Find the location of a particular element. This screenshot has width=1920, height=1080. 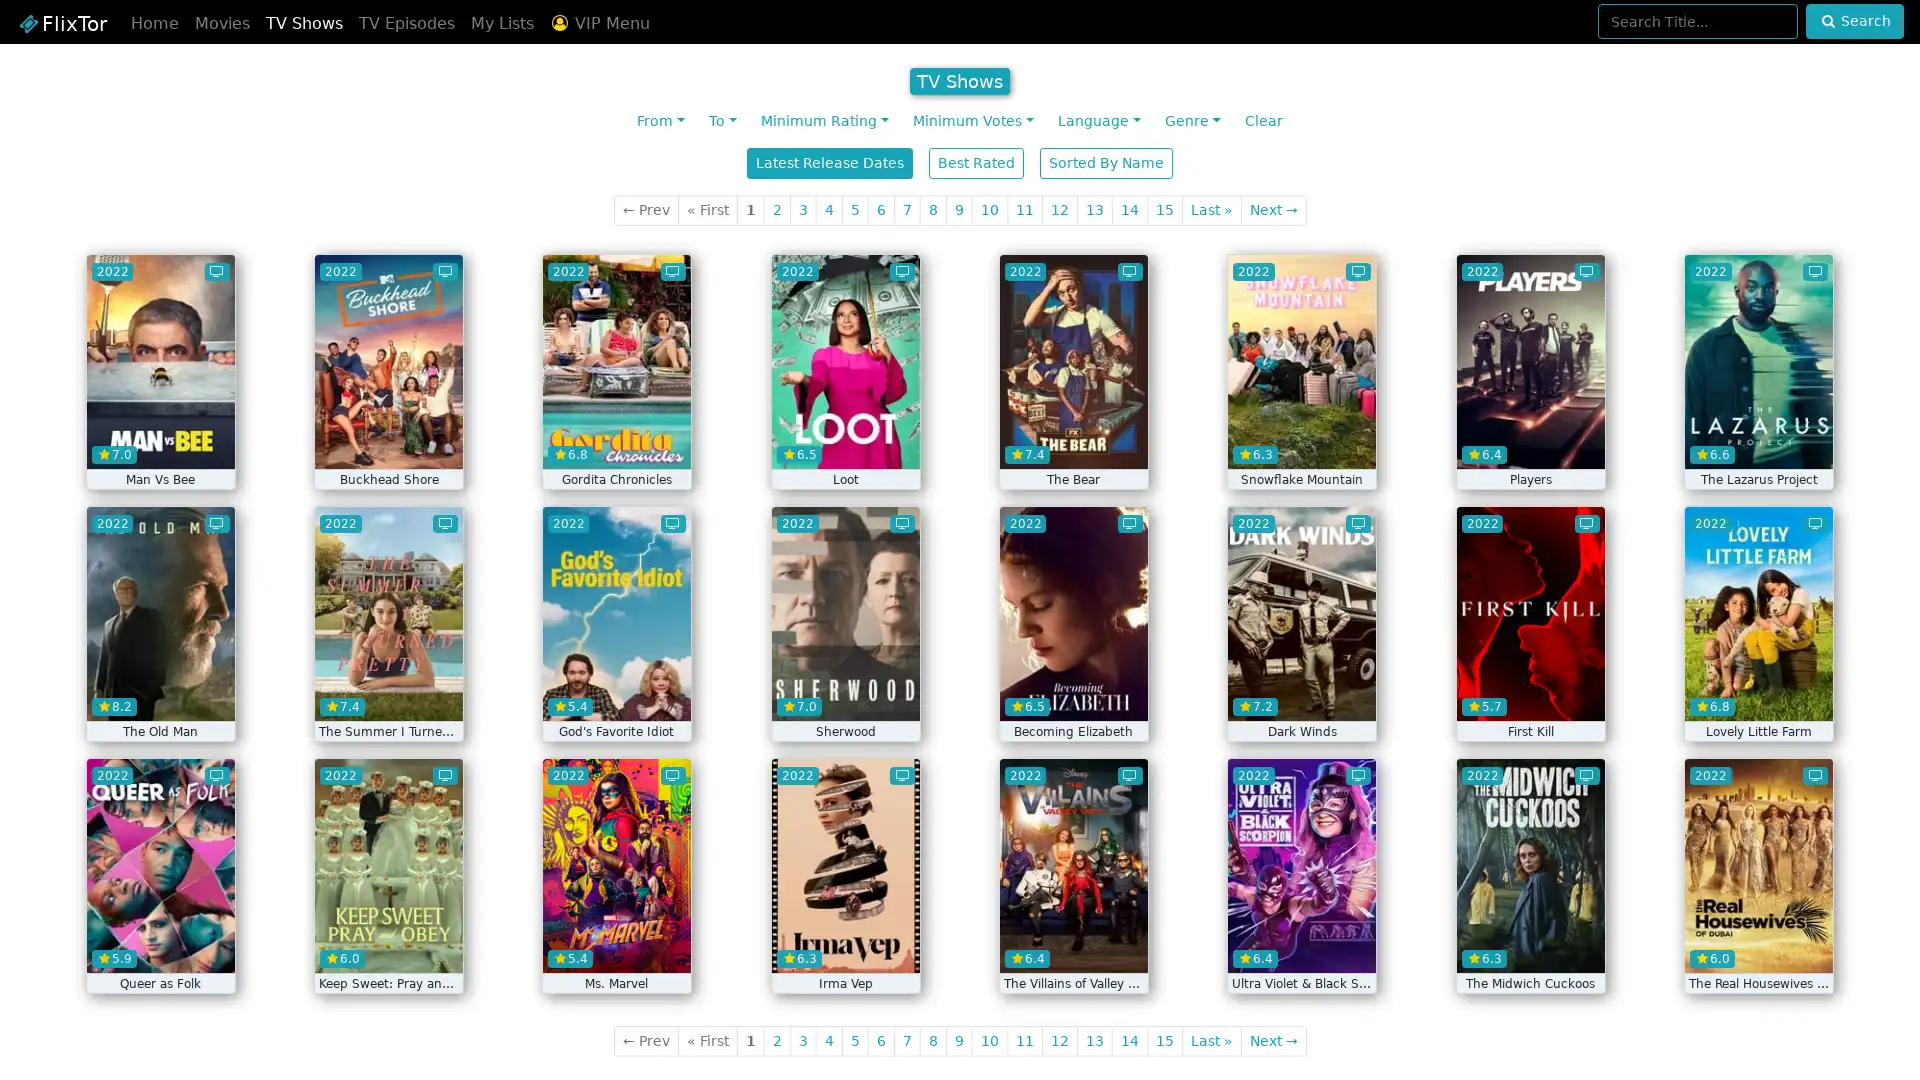

VIP Menu is located at coordinates (598, 23).